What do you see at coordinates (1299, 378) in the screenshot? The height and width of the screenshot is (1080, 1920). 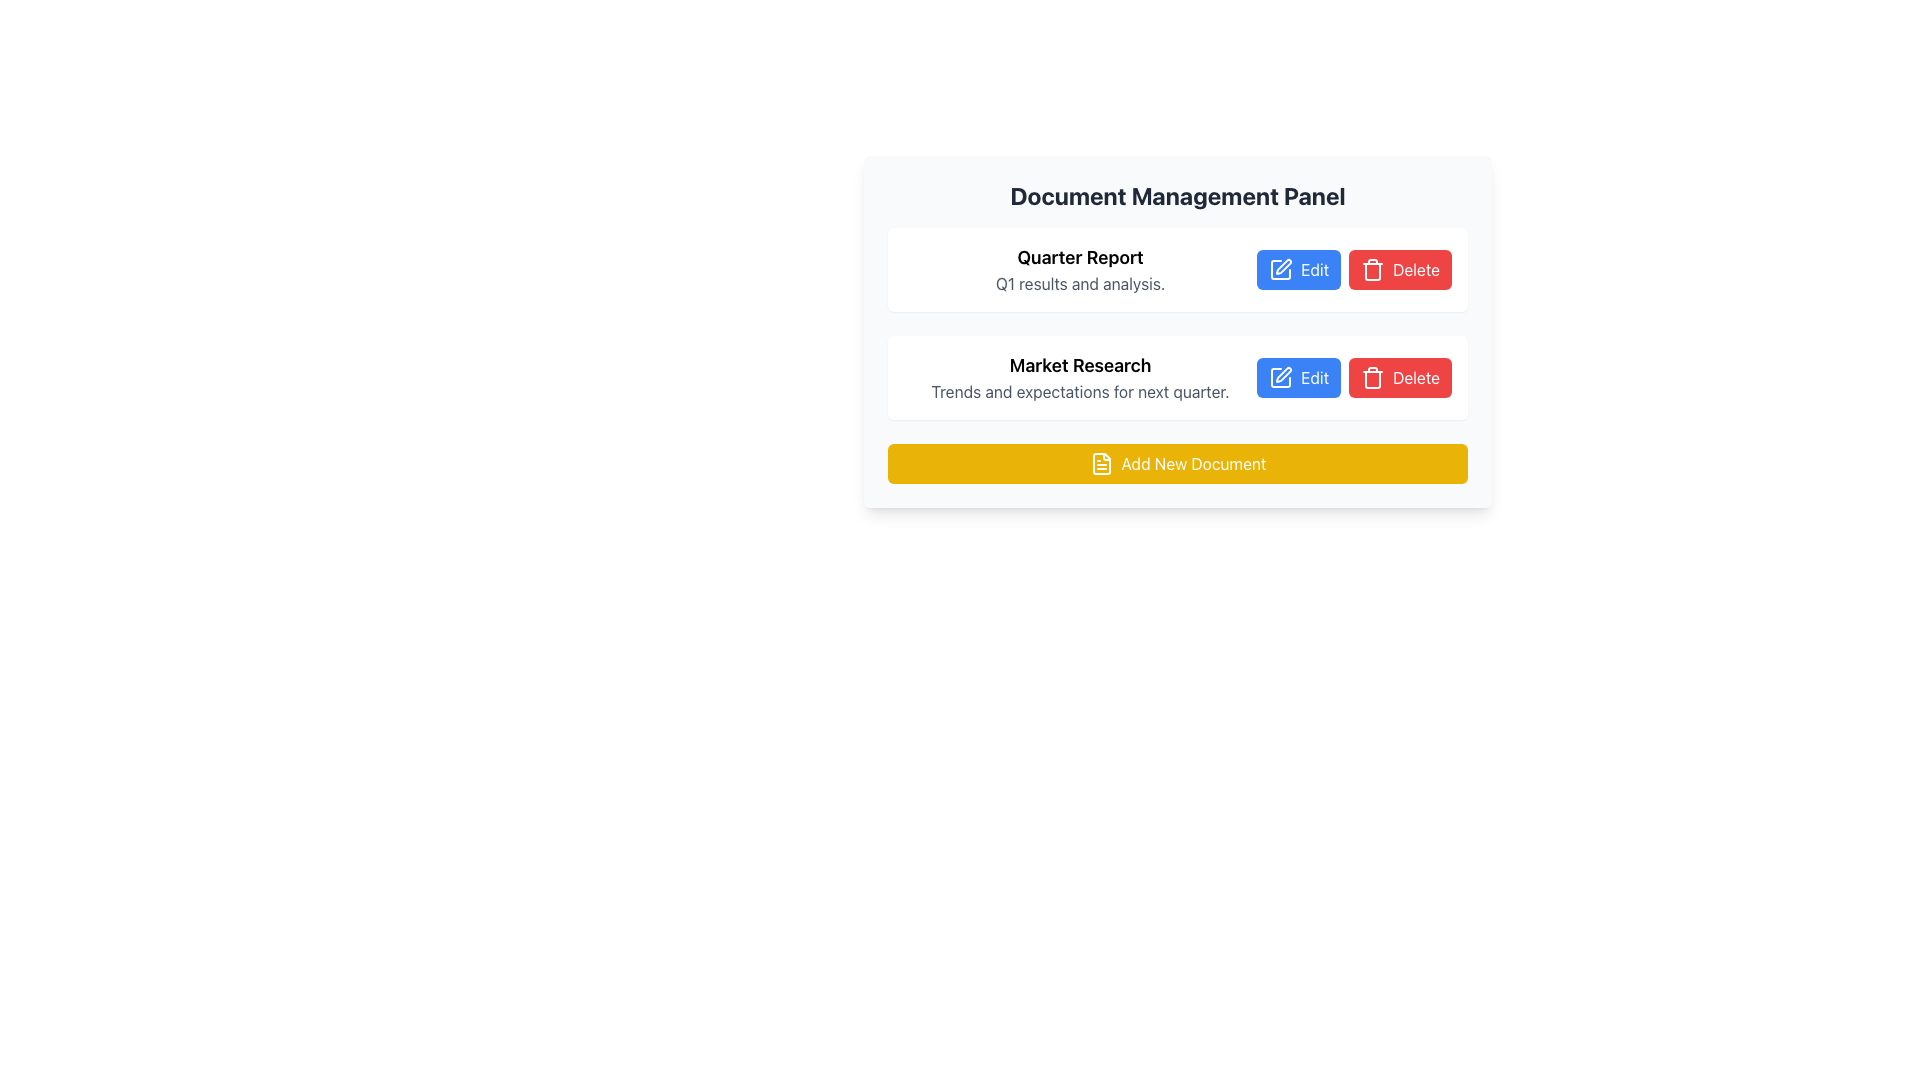 I see `the bright blue 'Edit' button with white text and a pen icon to initiate the edit action` at bounding box center [1299, 378].